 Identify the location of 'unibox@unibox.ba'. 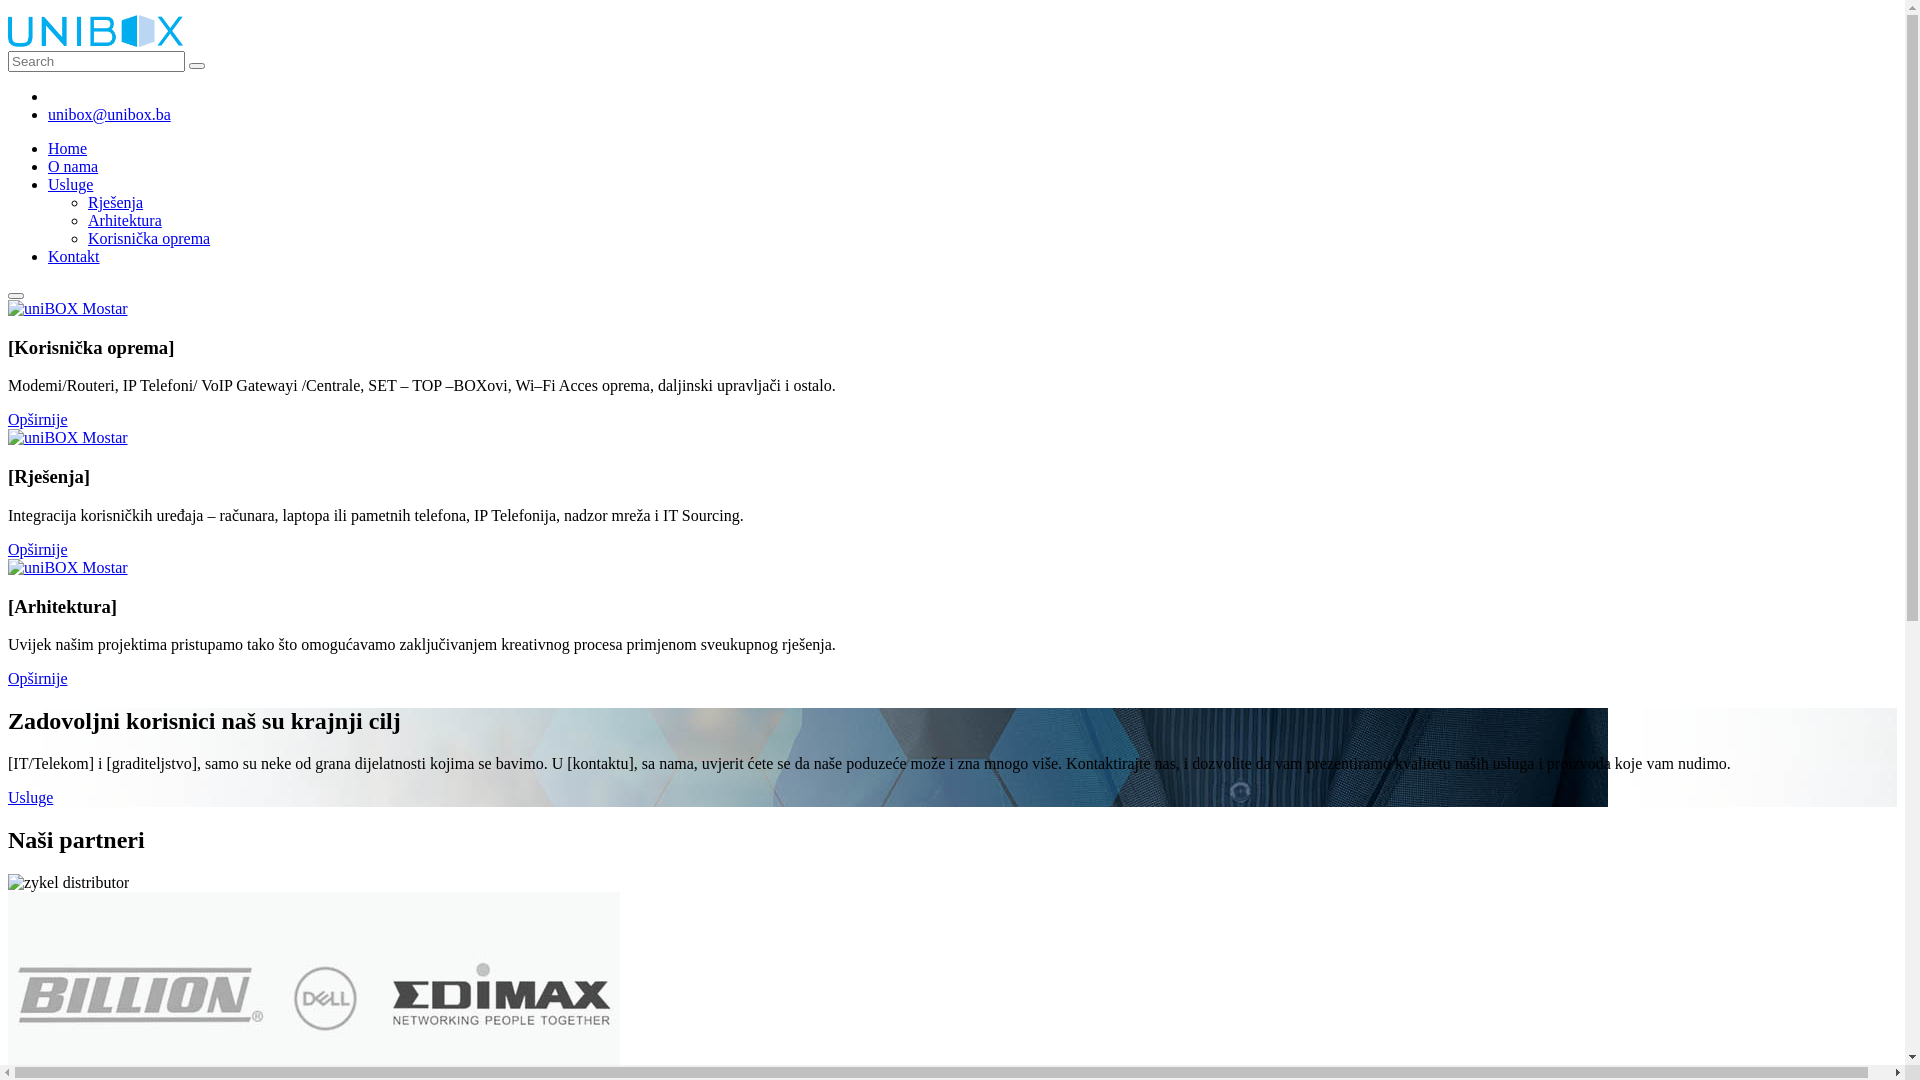
(48, 114).